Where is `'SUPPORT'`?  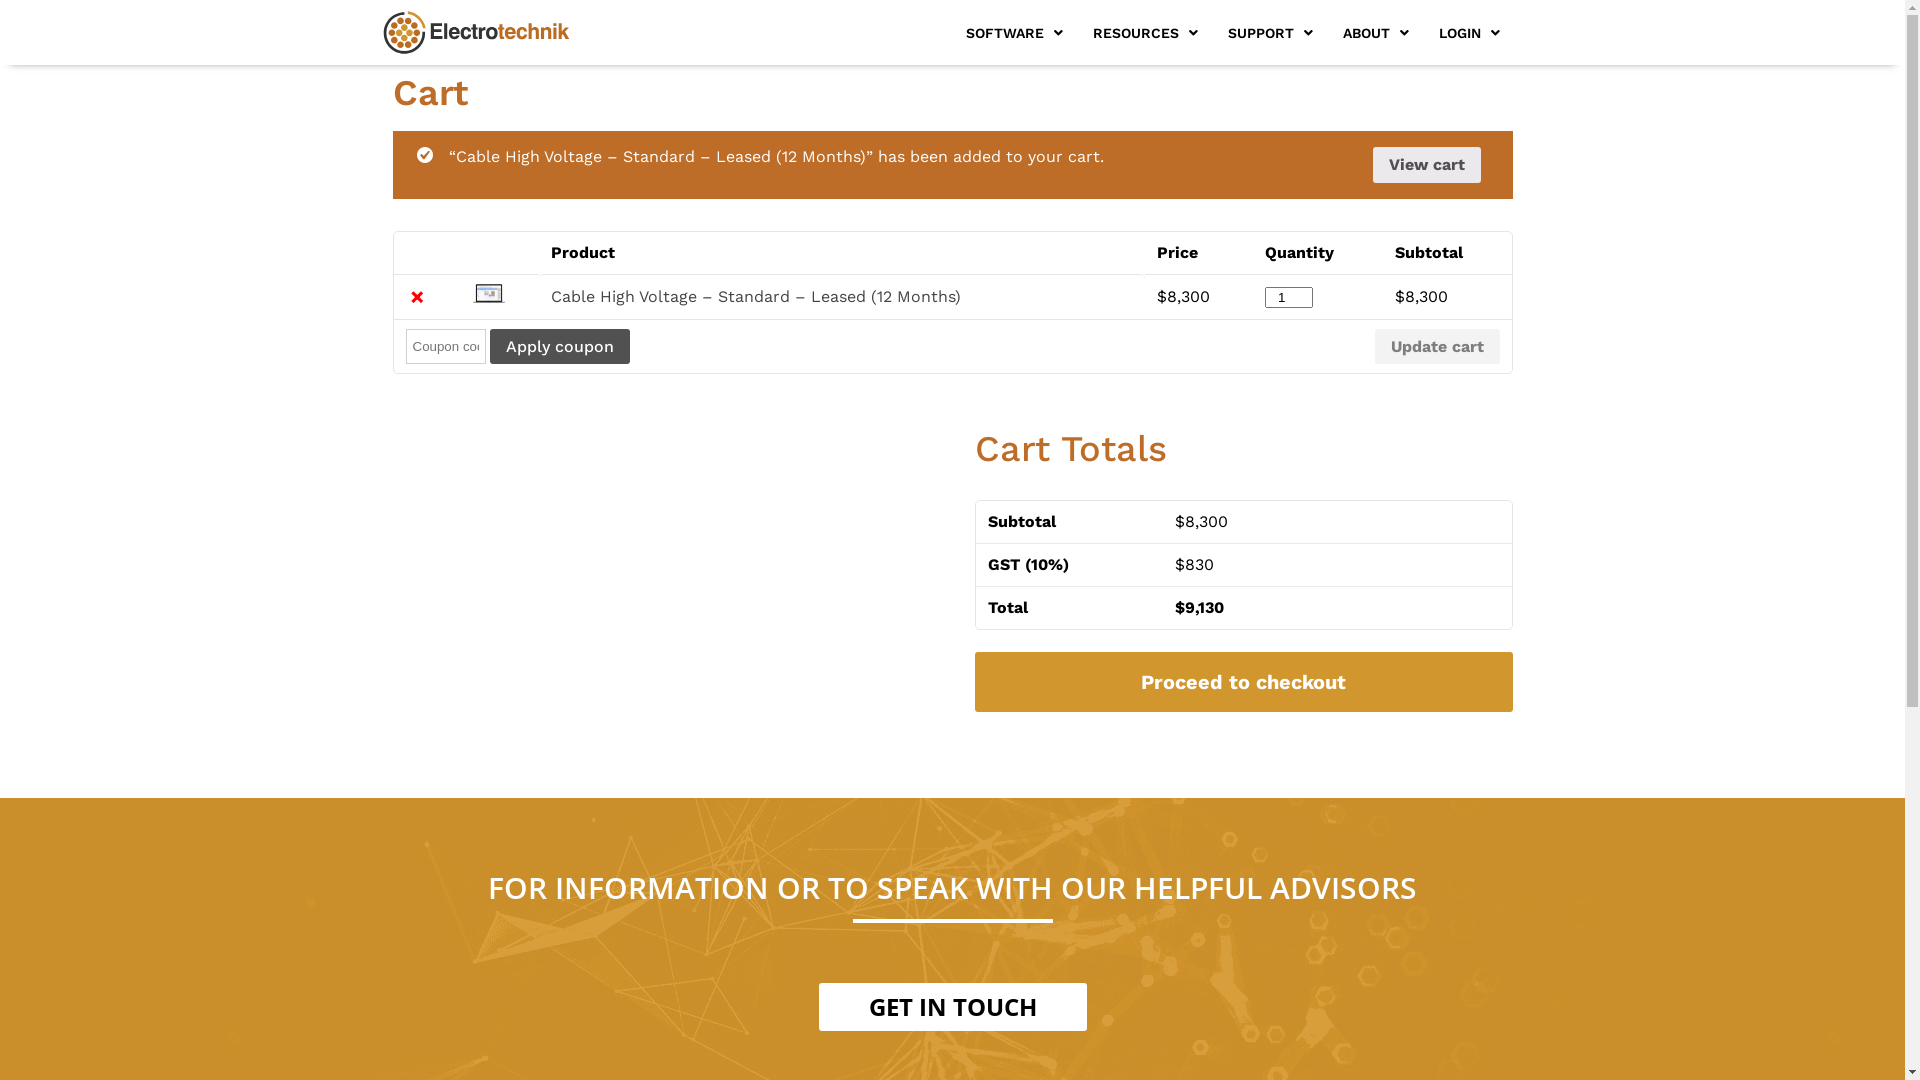
'SUPPORT' is located at coordinates (1269, 31).